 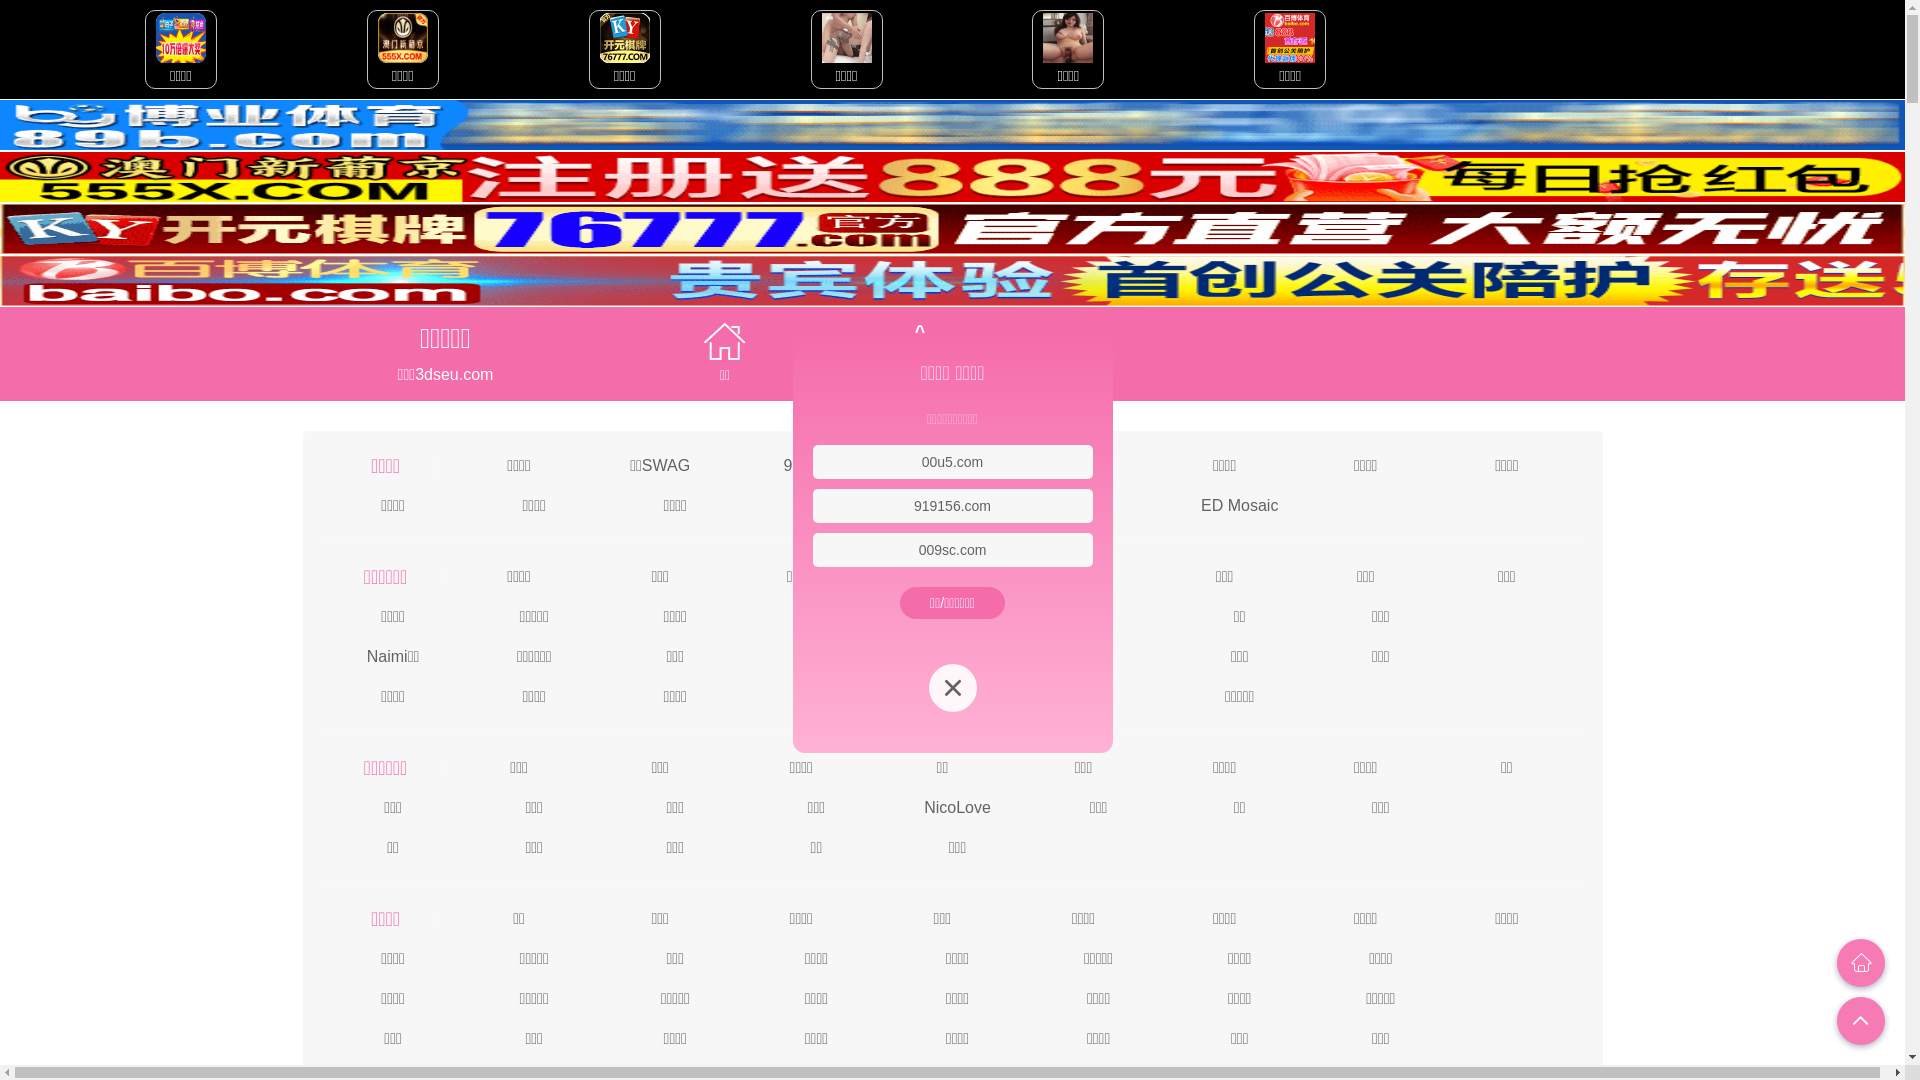 What do you see at coordinates (956, 805) in the screenshot?
I see `'NicoLove'` at bounding box center [956, 805].